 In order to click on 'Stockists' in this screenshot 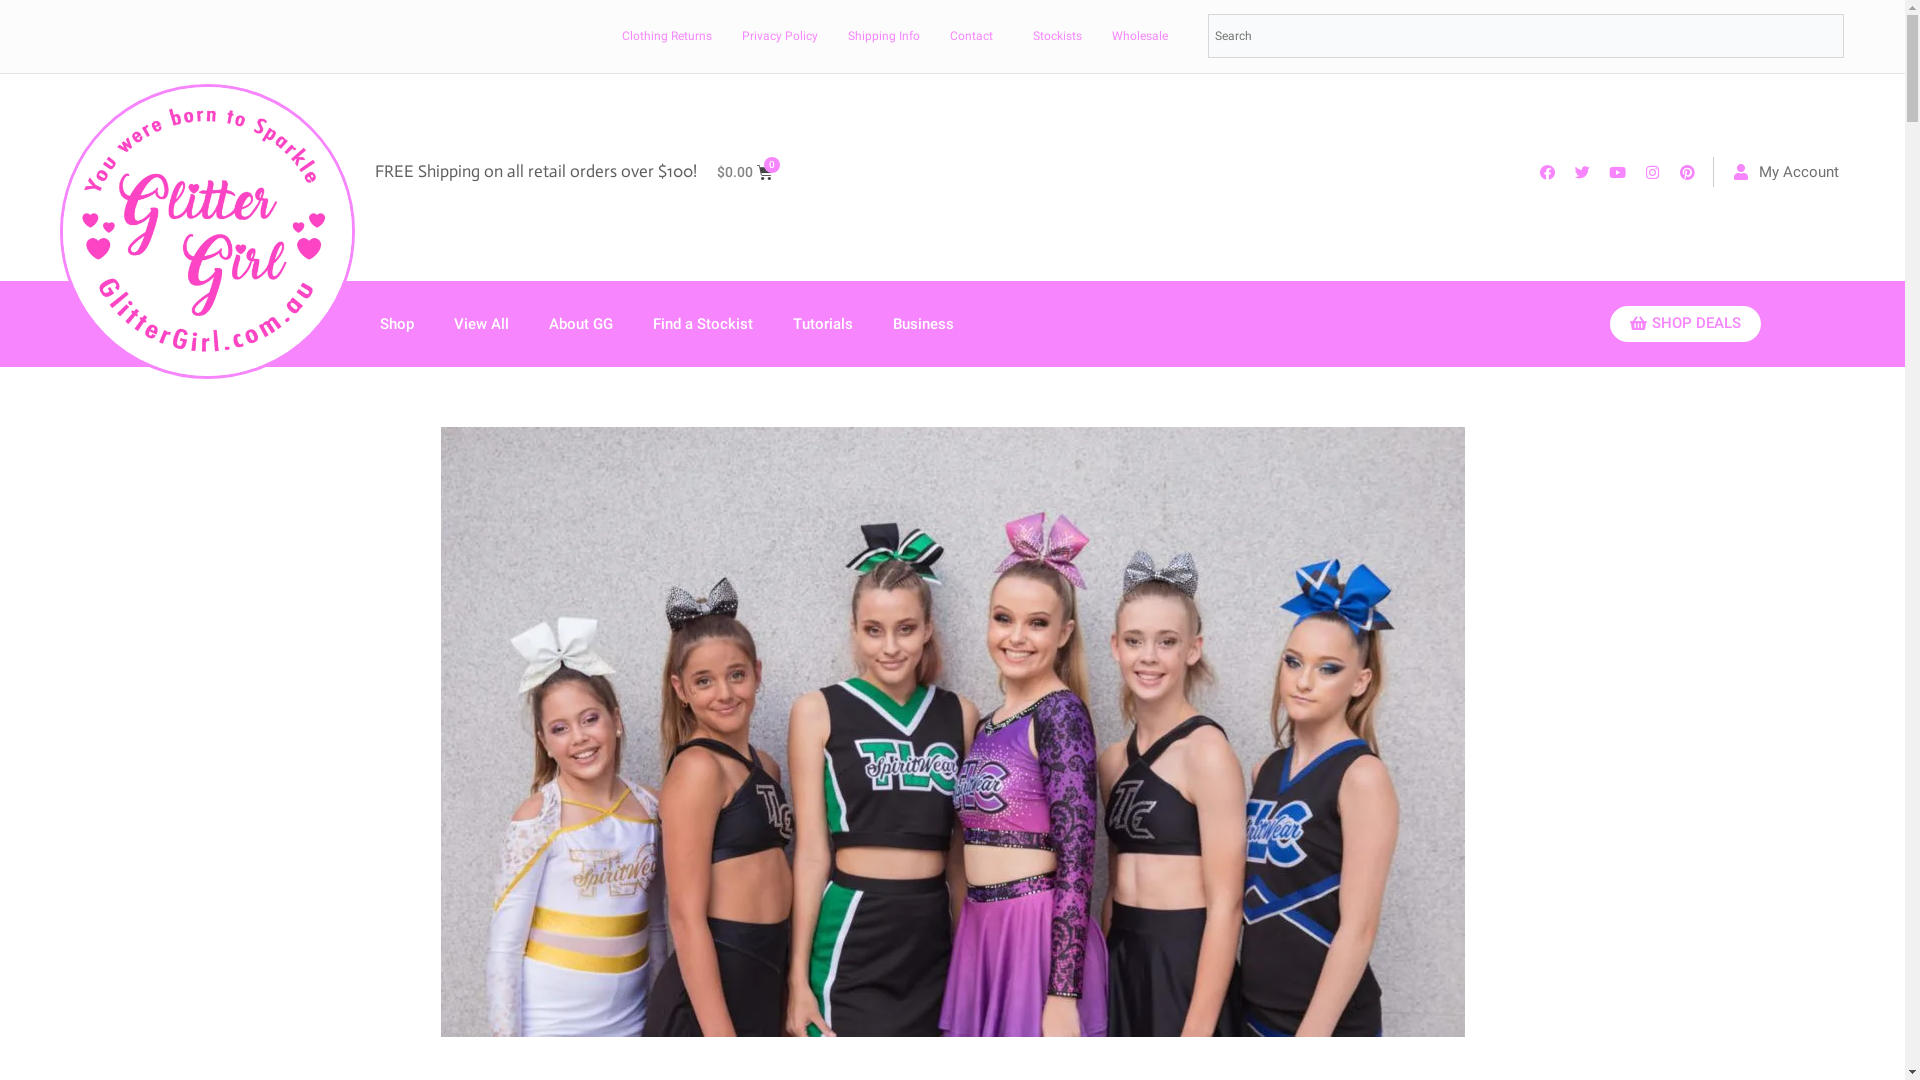, I will do `click(1056, 35)`.